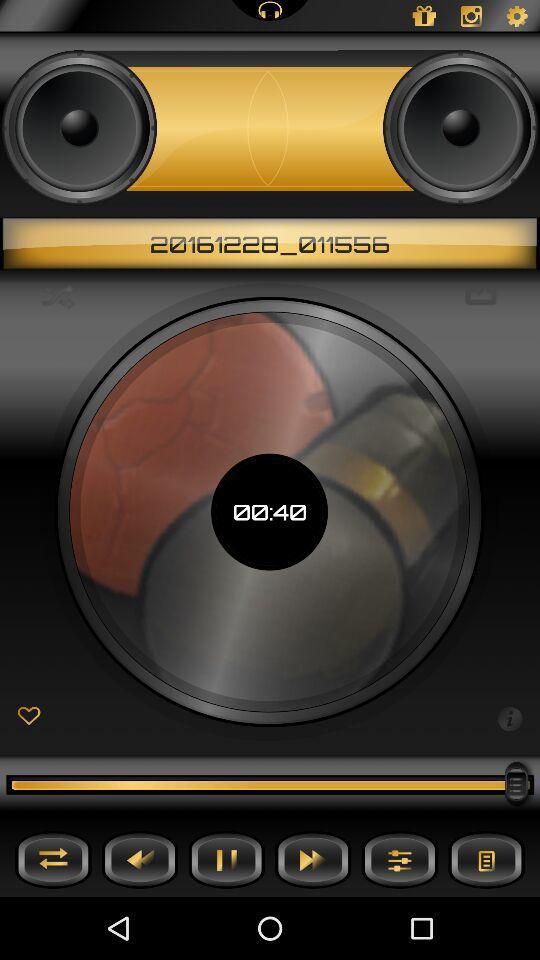  Describe the element at coordinates (399, 858) in the screenshot. I see `tuning` at that location.